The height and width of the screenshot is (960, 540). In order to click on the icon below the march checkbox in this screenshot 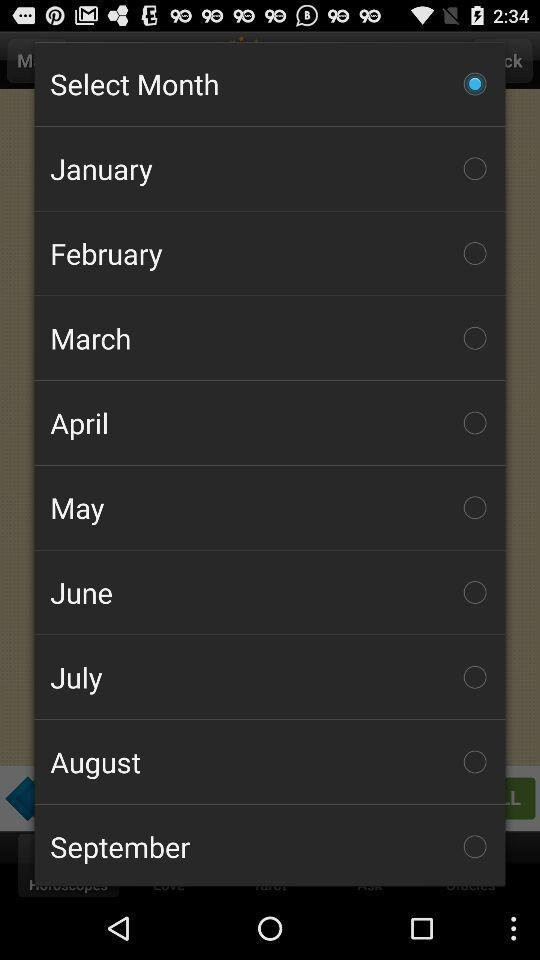, I will do `click(270, 422)`.